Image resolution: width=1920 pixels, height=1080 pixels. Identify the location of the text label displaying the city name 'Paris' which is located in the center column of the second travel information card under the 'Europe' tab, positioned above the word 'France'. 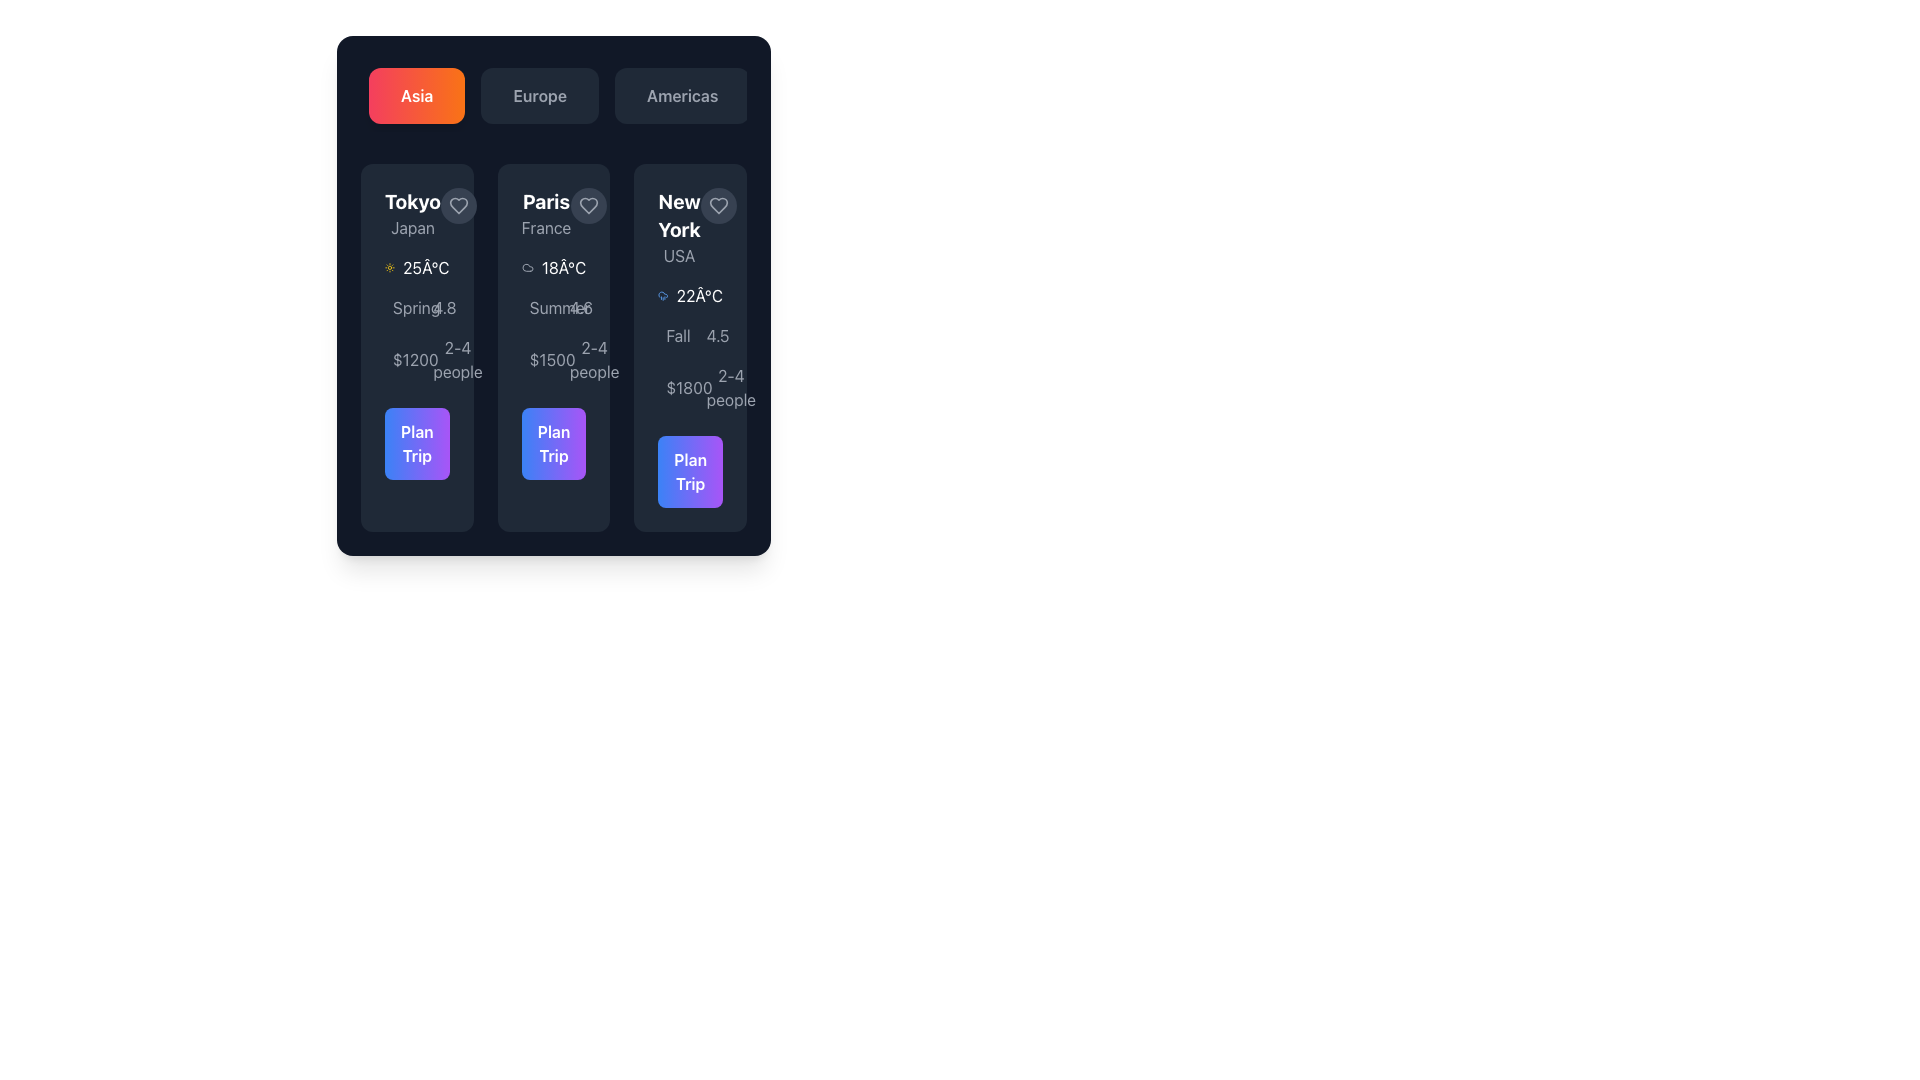
(546, 201).